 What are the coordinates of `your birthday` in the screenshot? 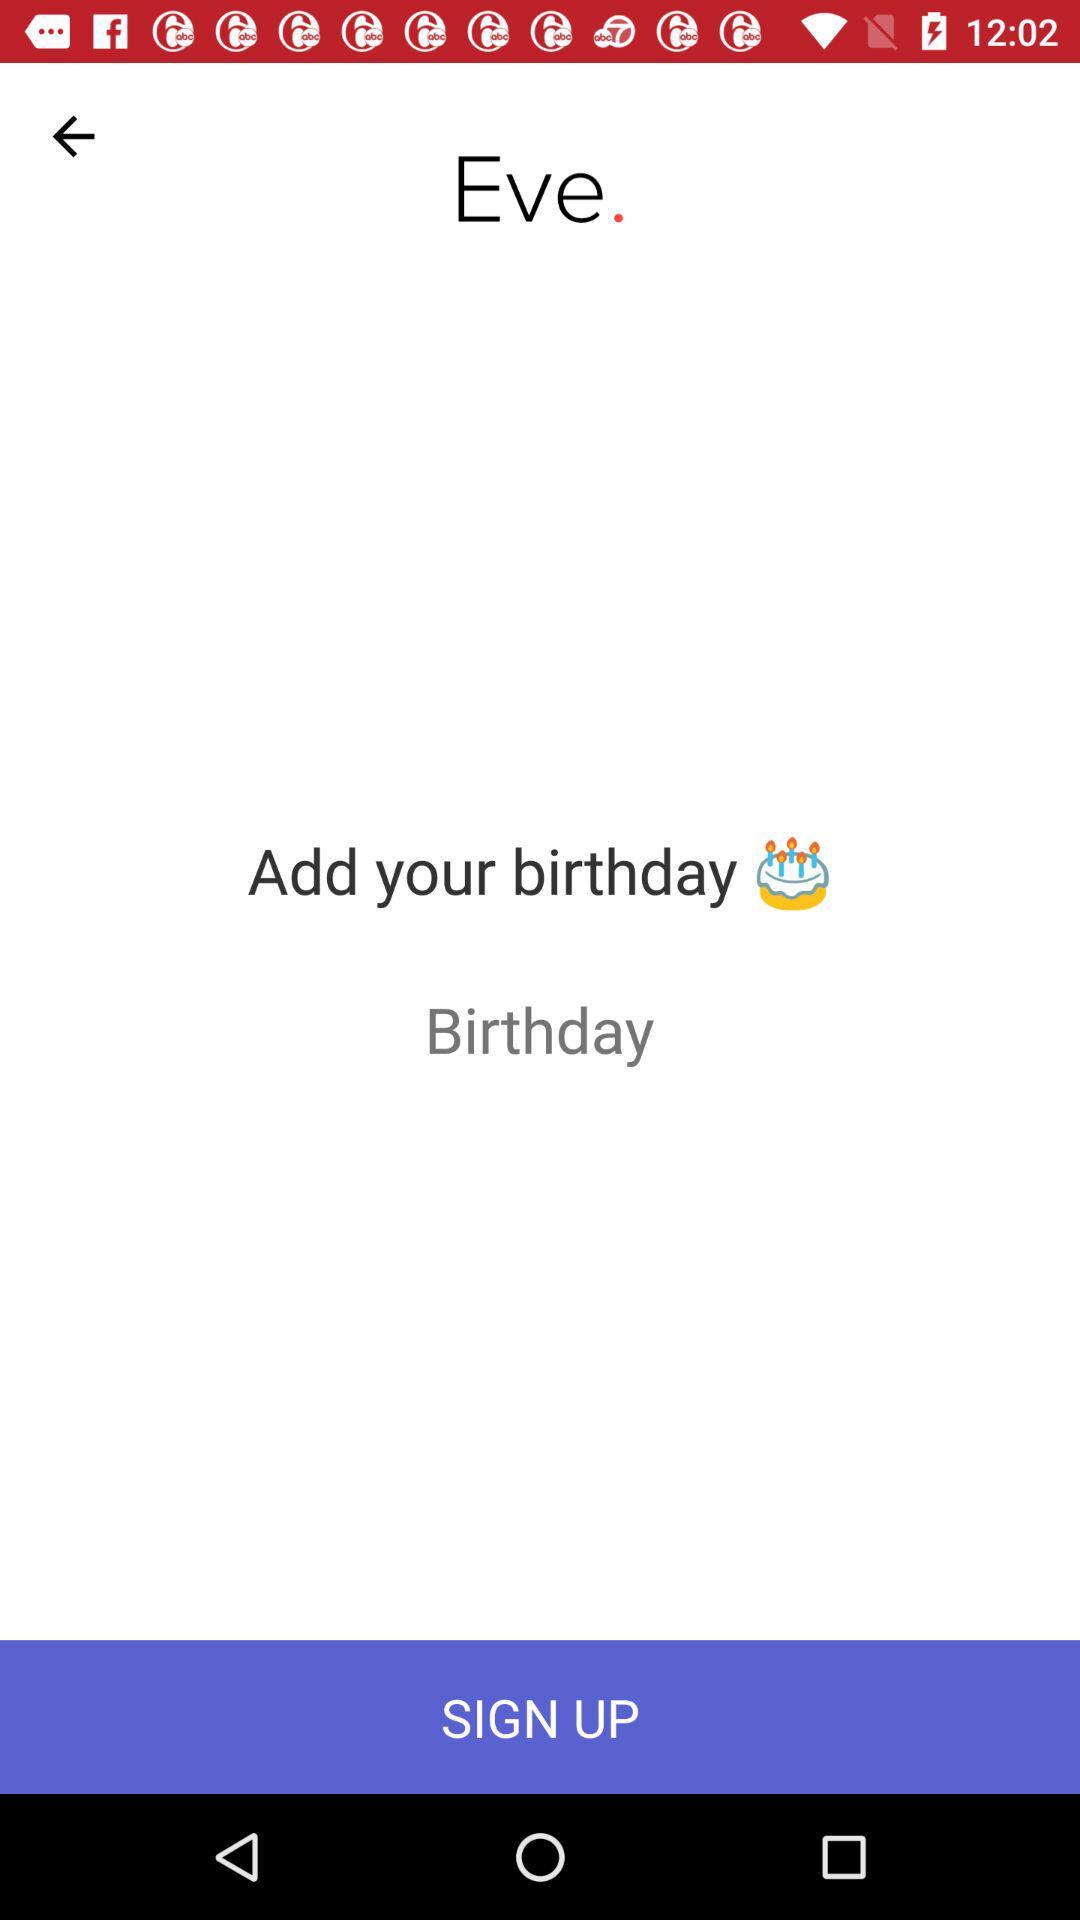 It's located at (538, 1028).